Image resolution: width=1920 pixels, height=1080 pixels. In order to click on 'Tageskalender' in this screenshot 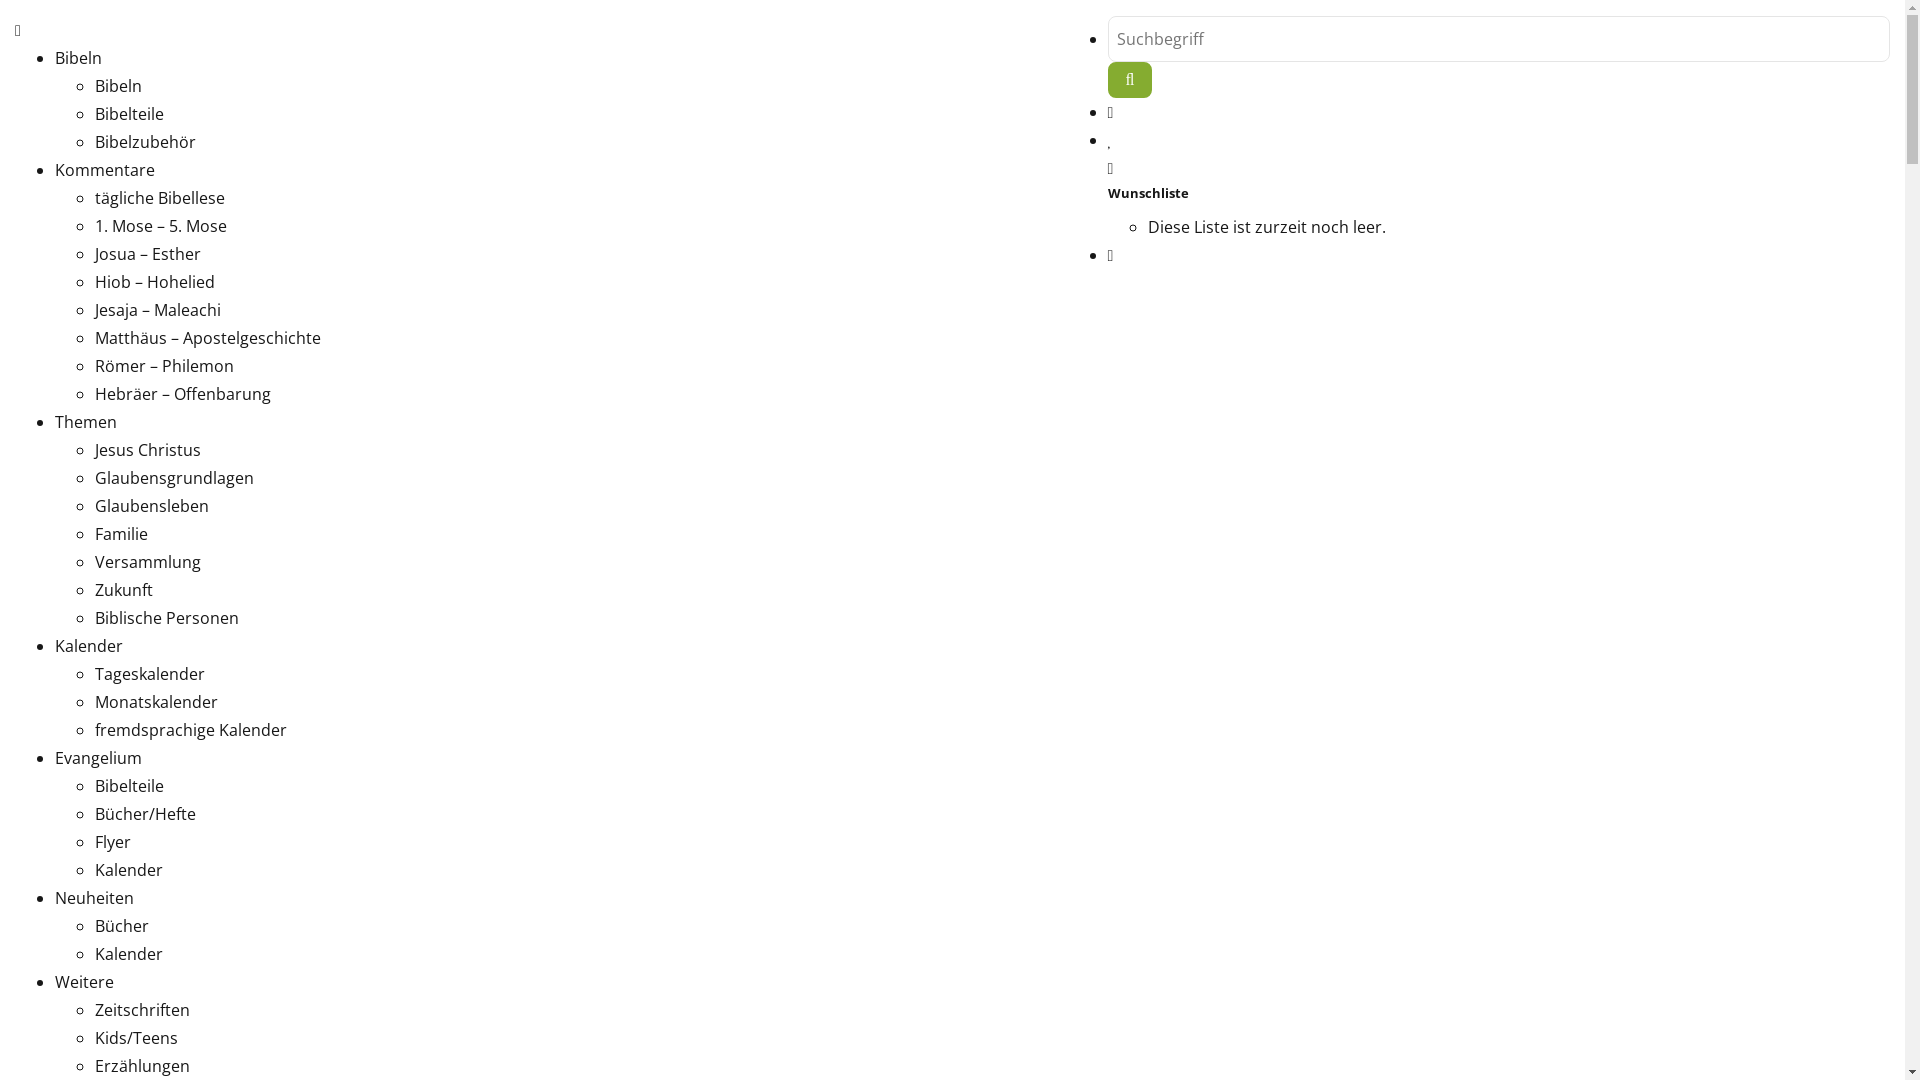, I will do `click(94, 674)`.